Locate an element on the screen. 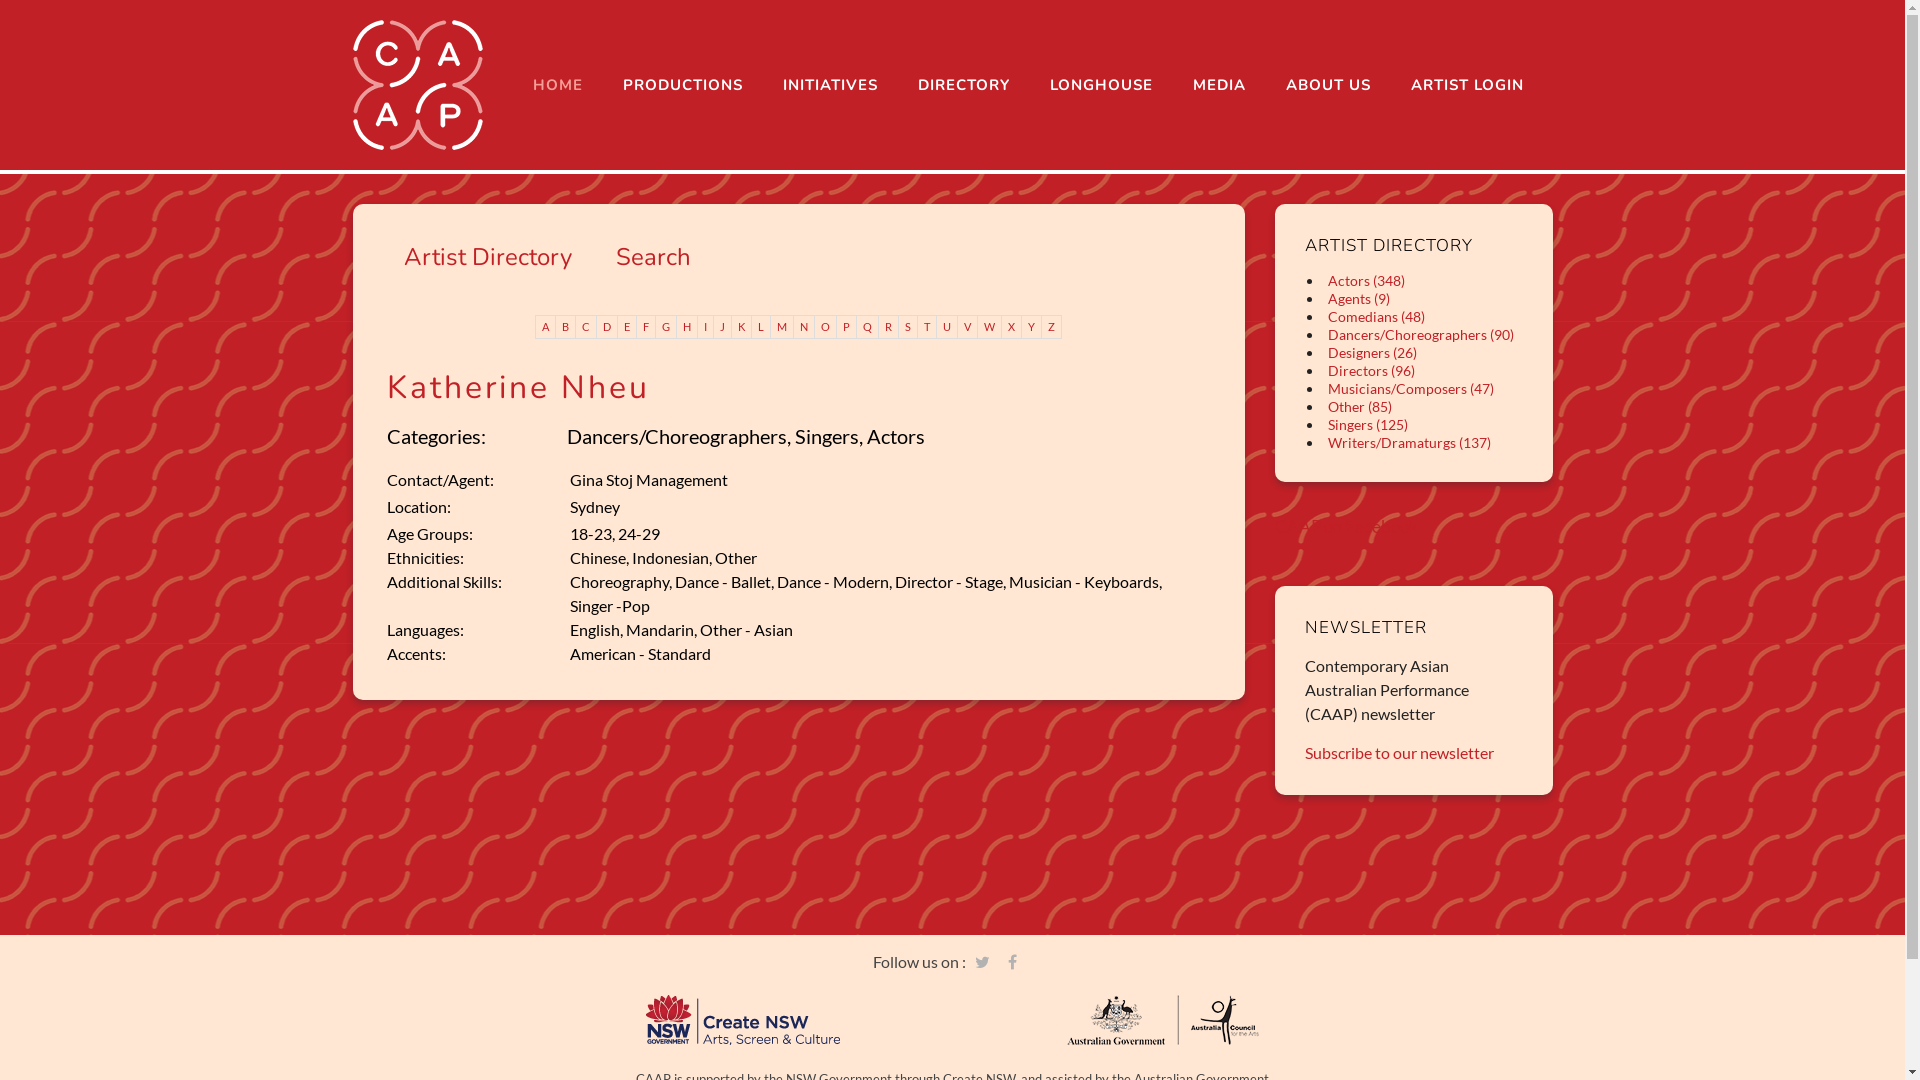  'R' is located at coordinates (887, 326).